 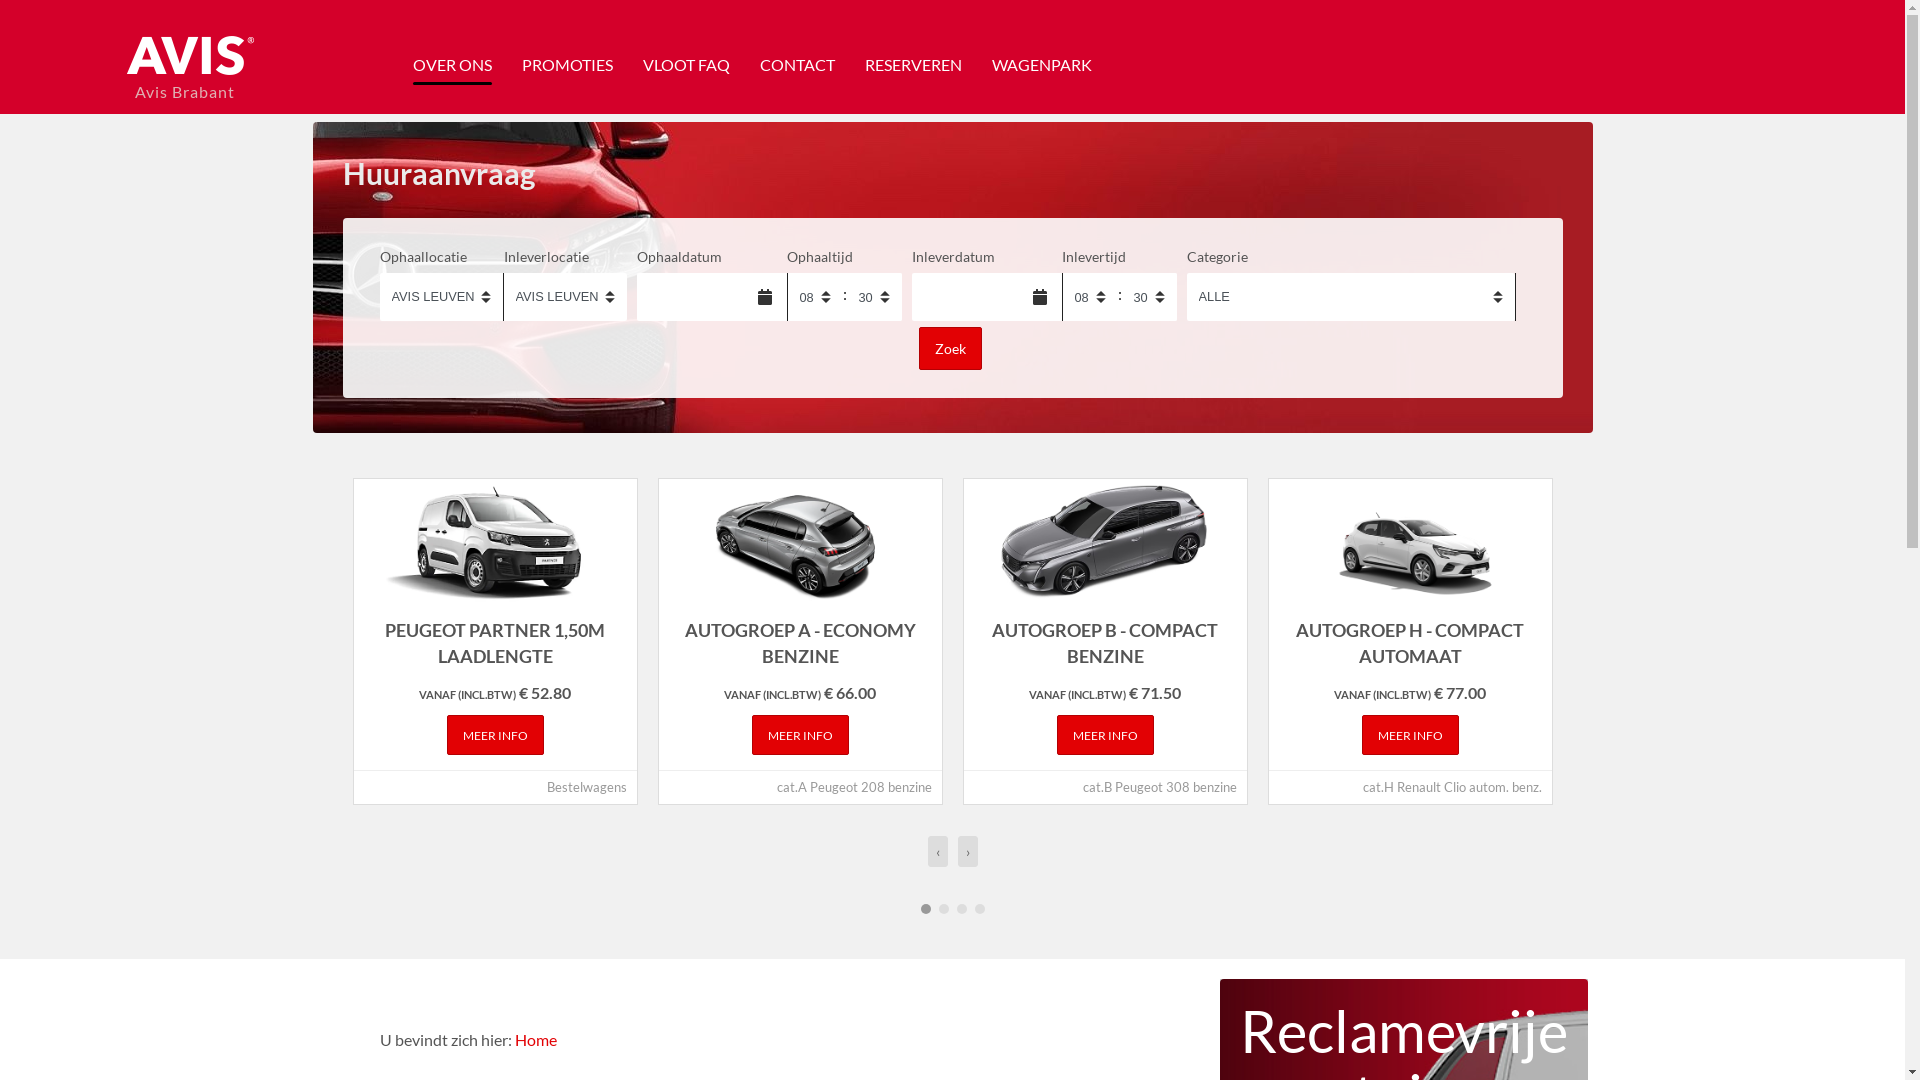 What do you see at coordinates (685, 63) in the screenshot?
I see `'VLOOT FAQ'` at bounding box center [685, 63].